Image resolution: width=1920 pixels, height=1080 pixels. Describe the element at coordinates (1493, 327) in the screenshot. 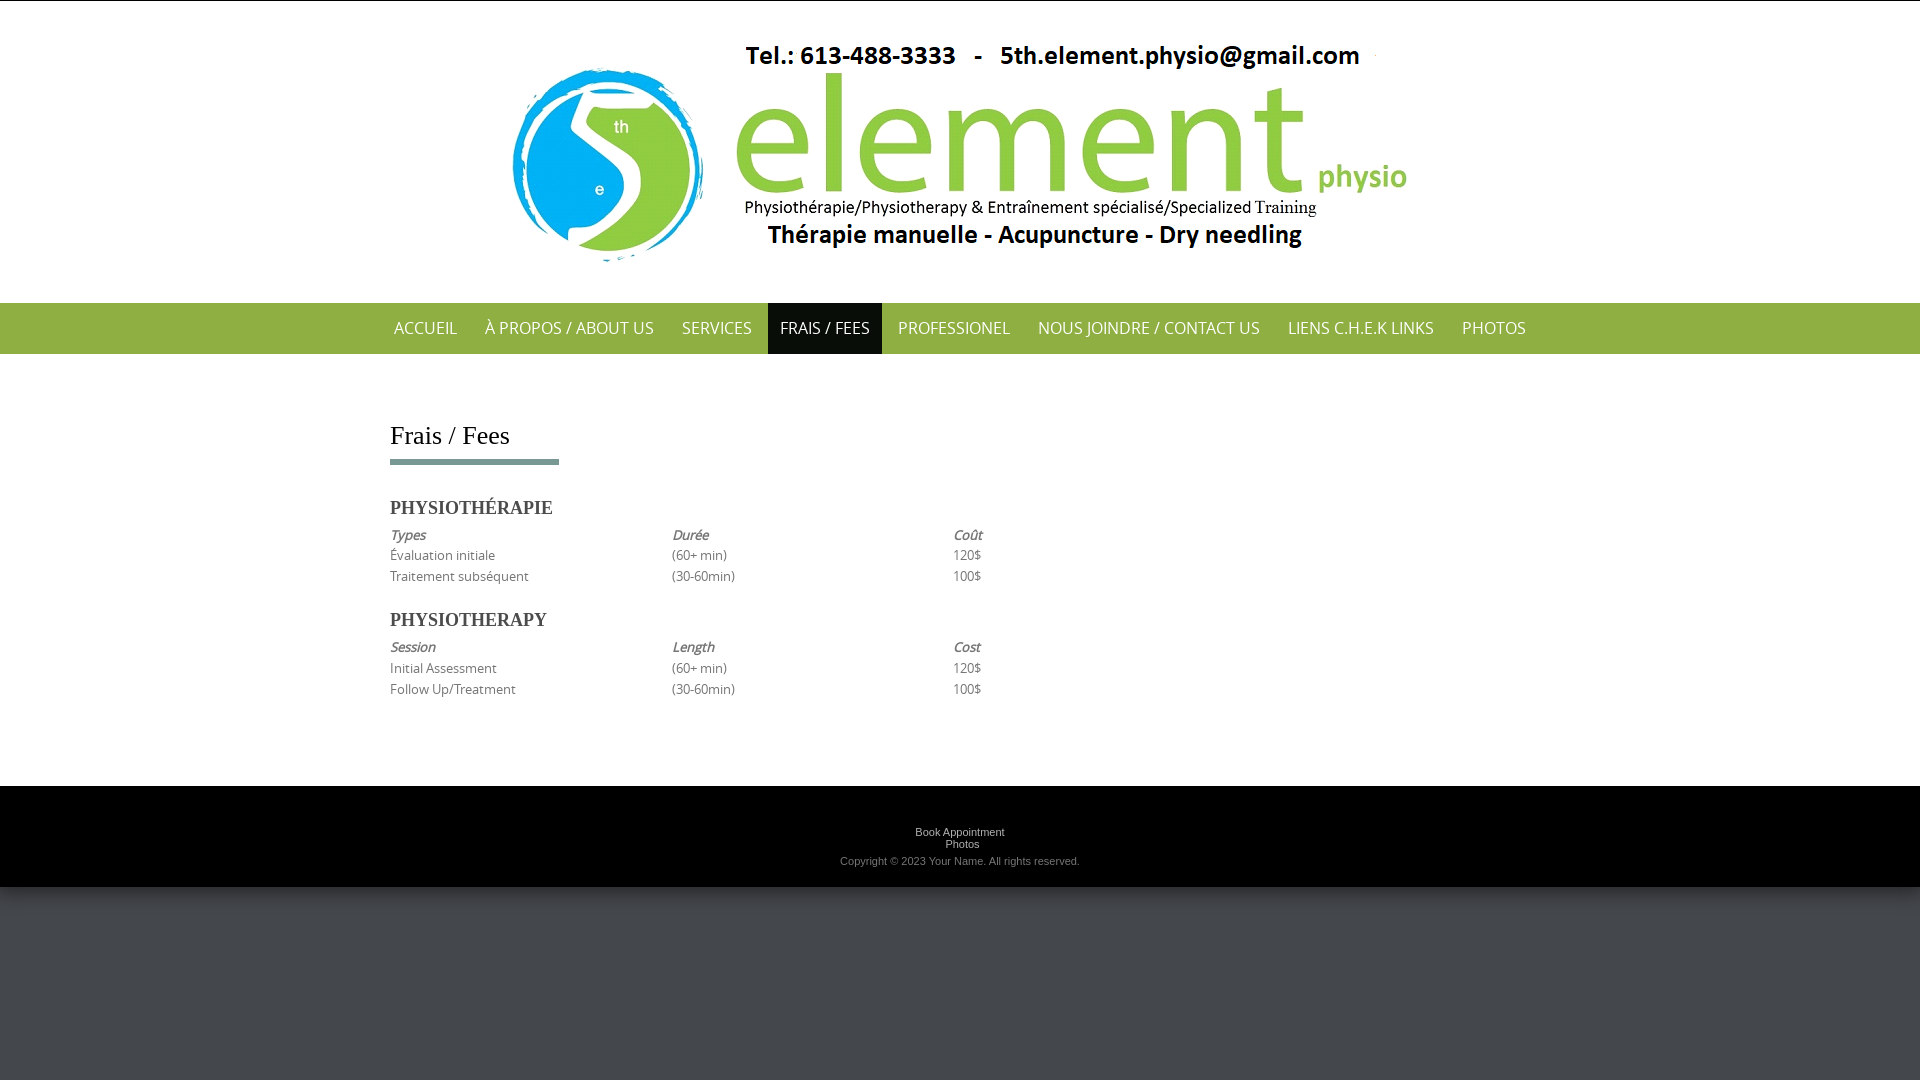

I see `'PHOTOS'` at that location.